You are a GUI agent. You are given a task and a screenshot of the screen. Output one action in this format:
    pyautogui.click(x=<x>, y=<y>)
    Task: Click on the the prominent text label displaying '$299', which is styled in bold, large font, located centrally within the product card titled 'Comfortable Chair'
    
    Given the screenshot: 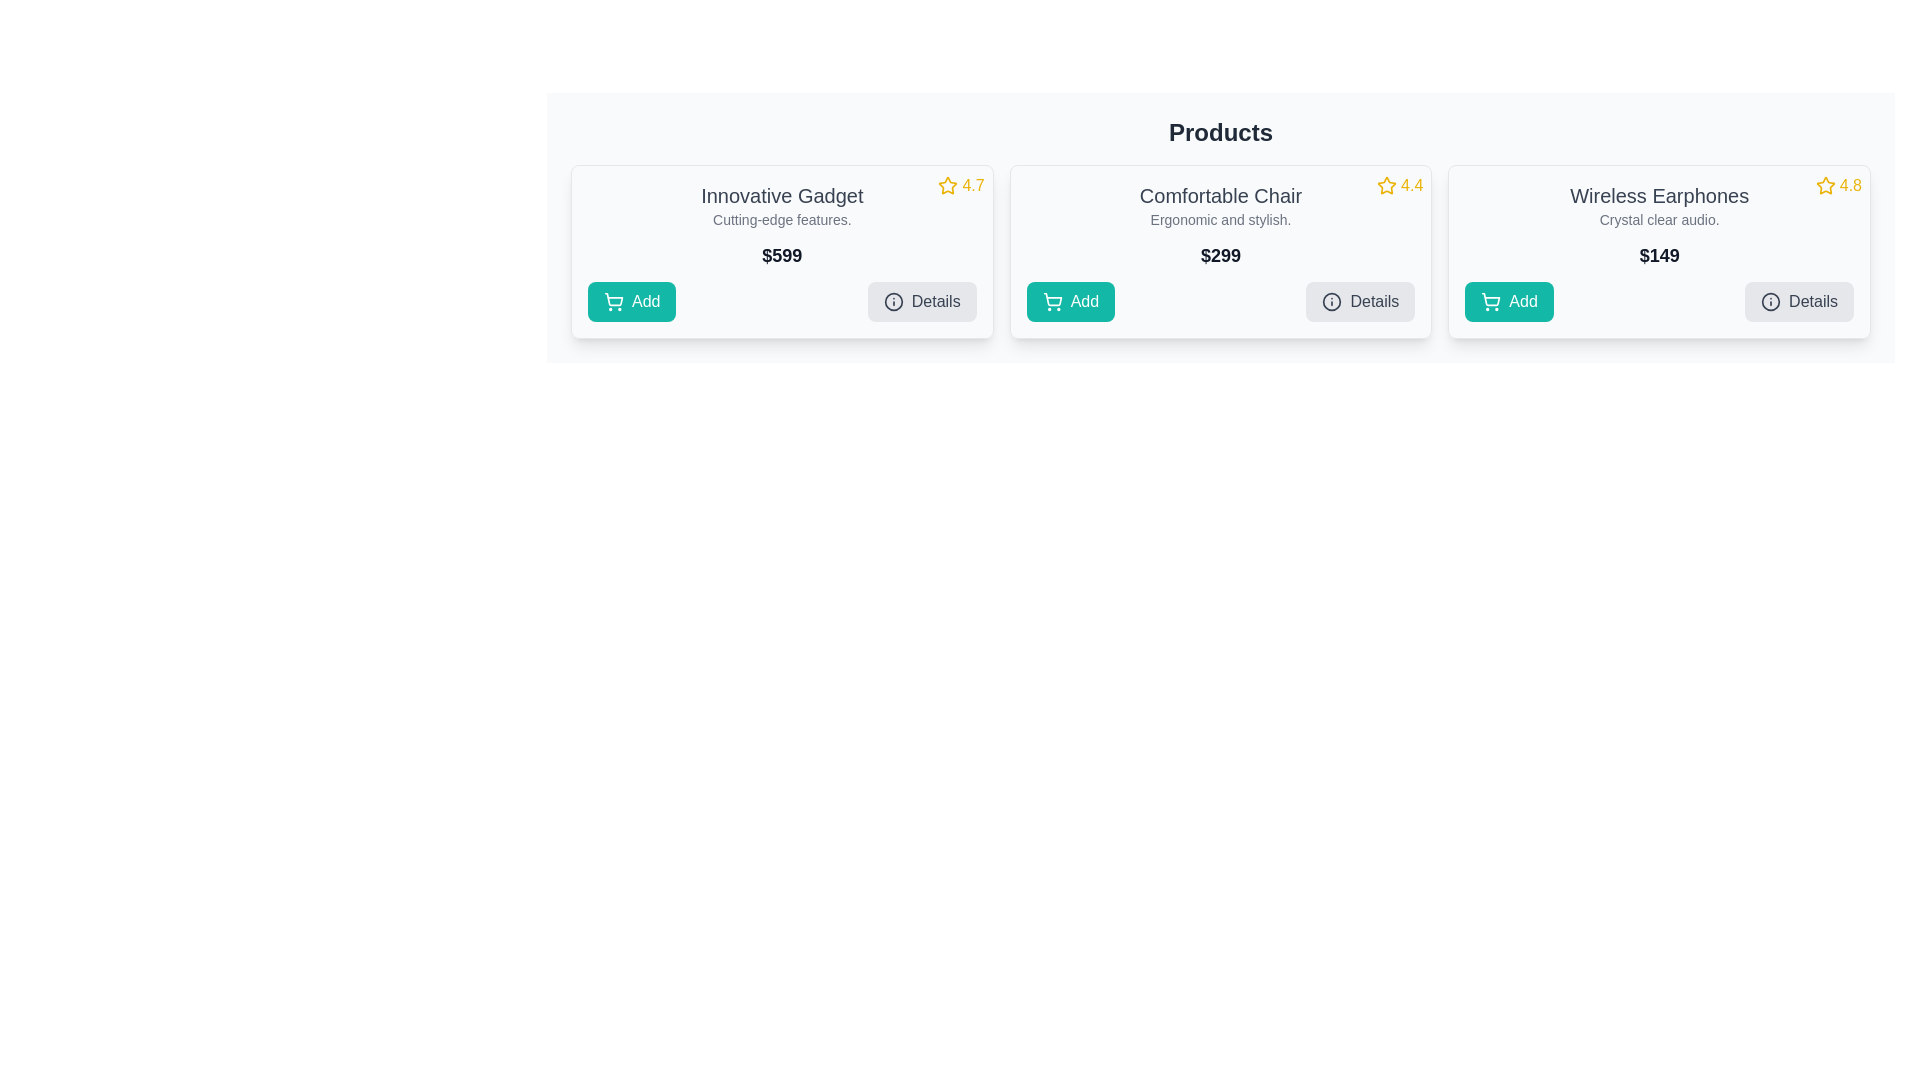 What is the action you would take?
    pyautogui.click(x=1219, y=254)
    